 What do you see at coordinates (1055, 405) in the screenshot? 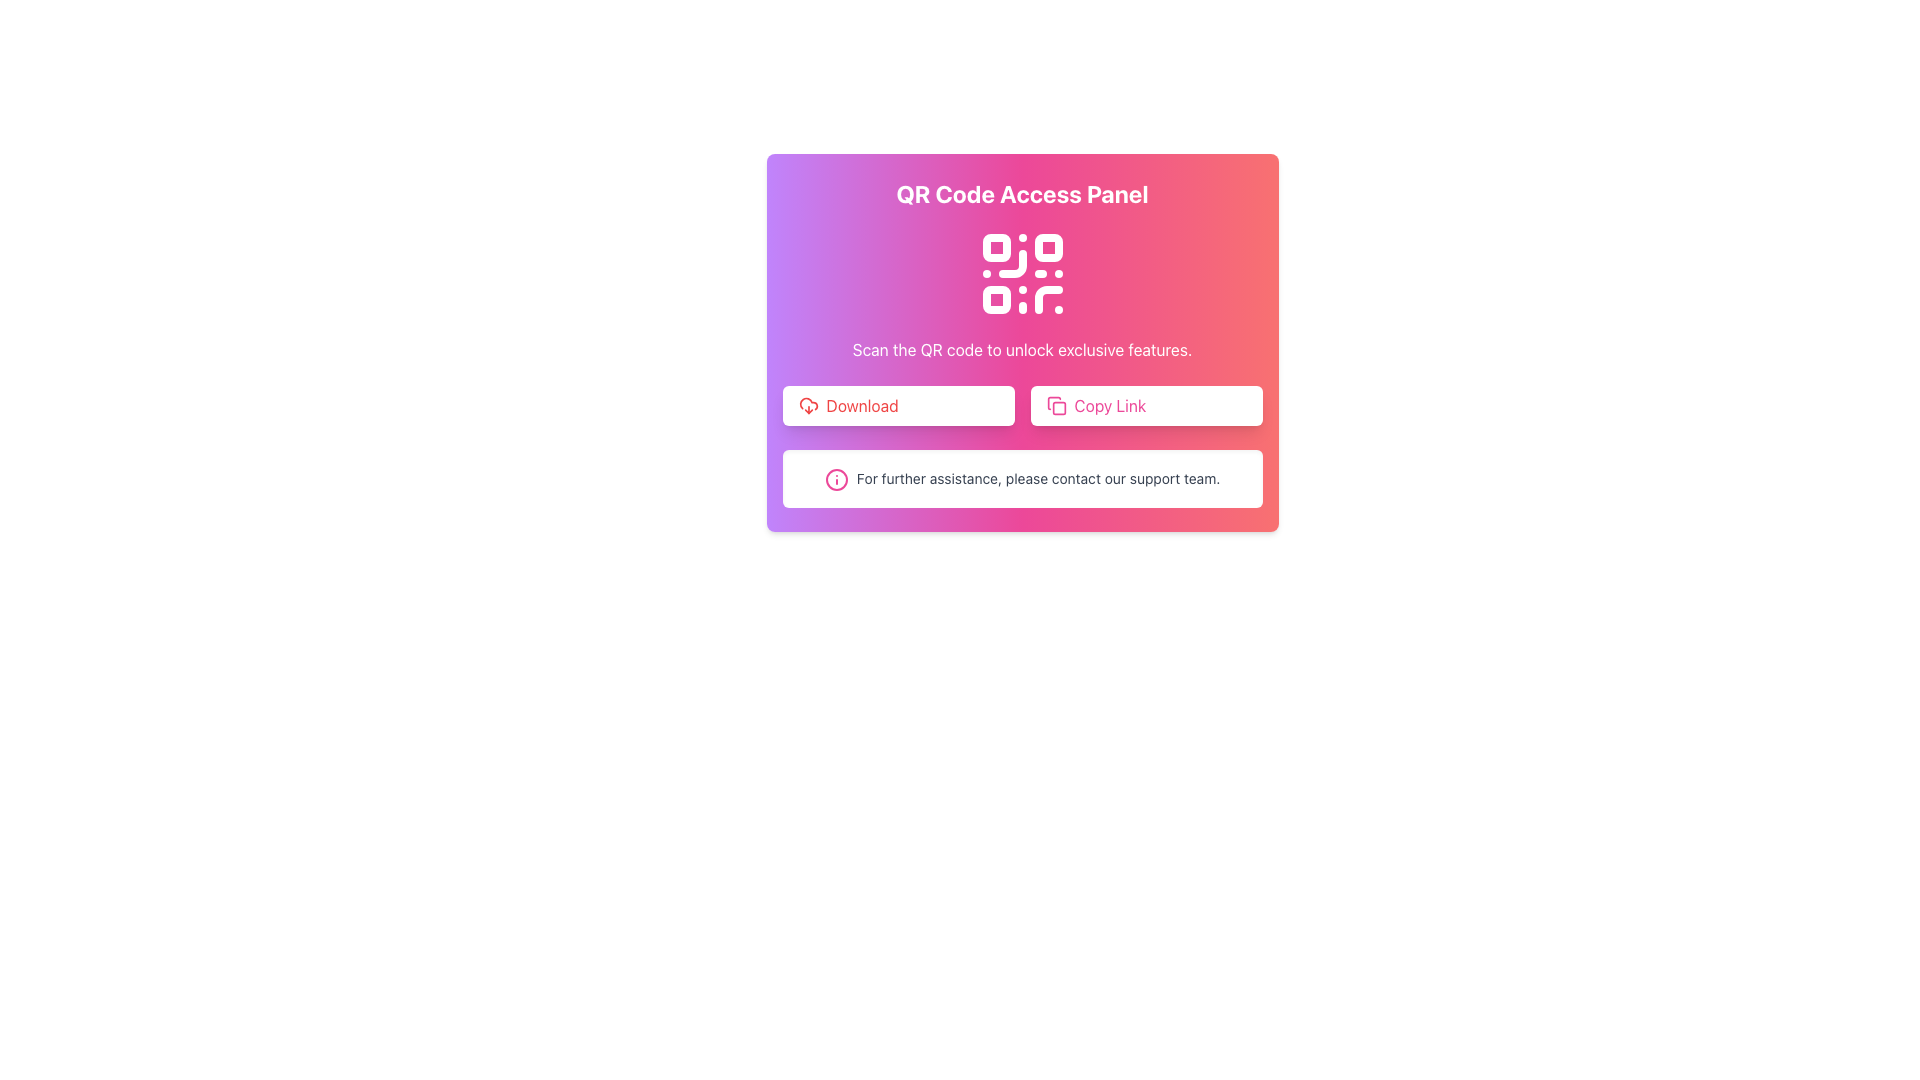
I see `the document icon located to the left of the 'Copy Link' button` at bounding box center [1055, 405].